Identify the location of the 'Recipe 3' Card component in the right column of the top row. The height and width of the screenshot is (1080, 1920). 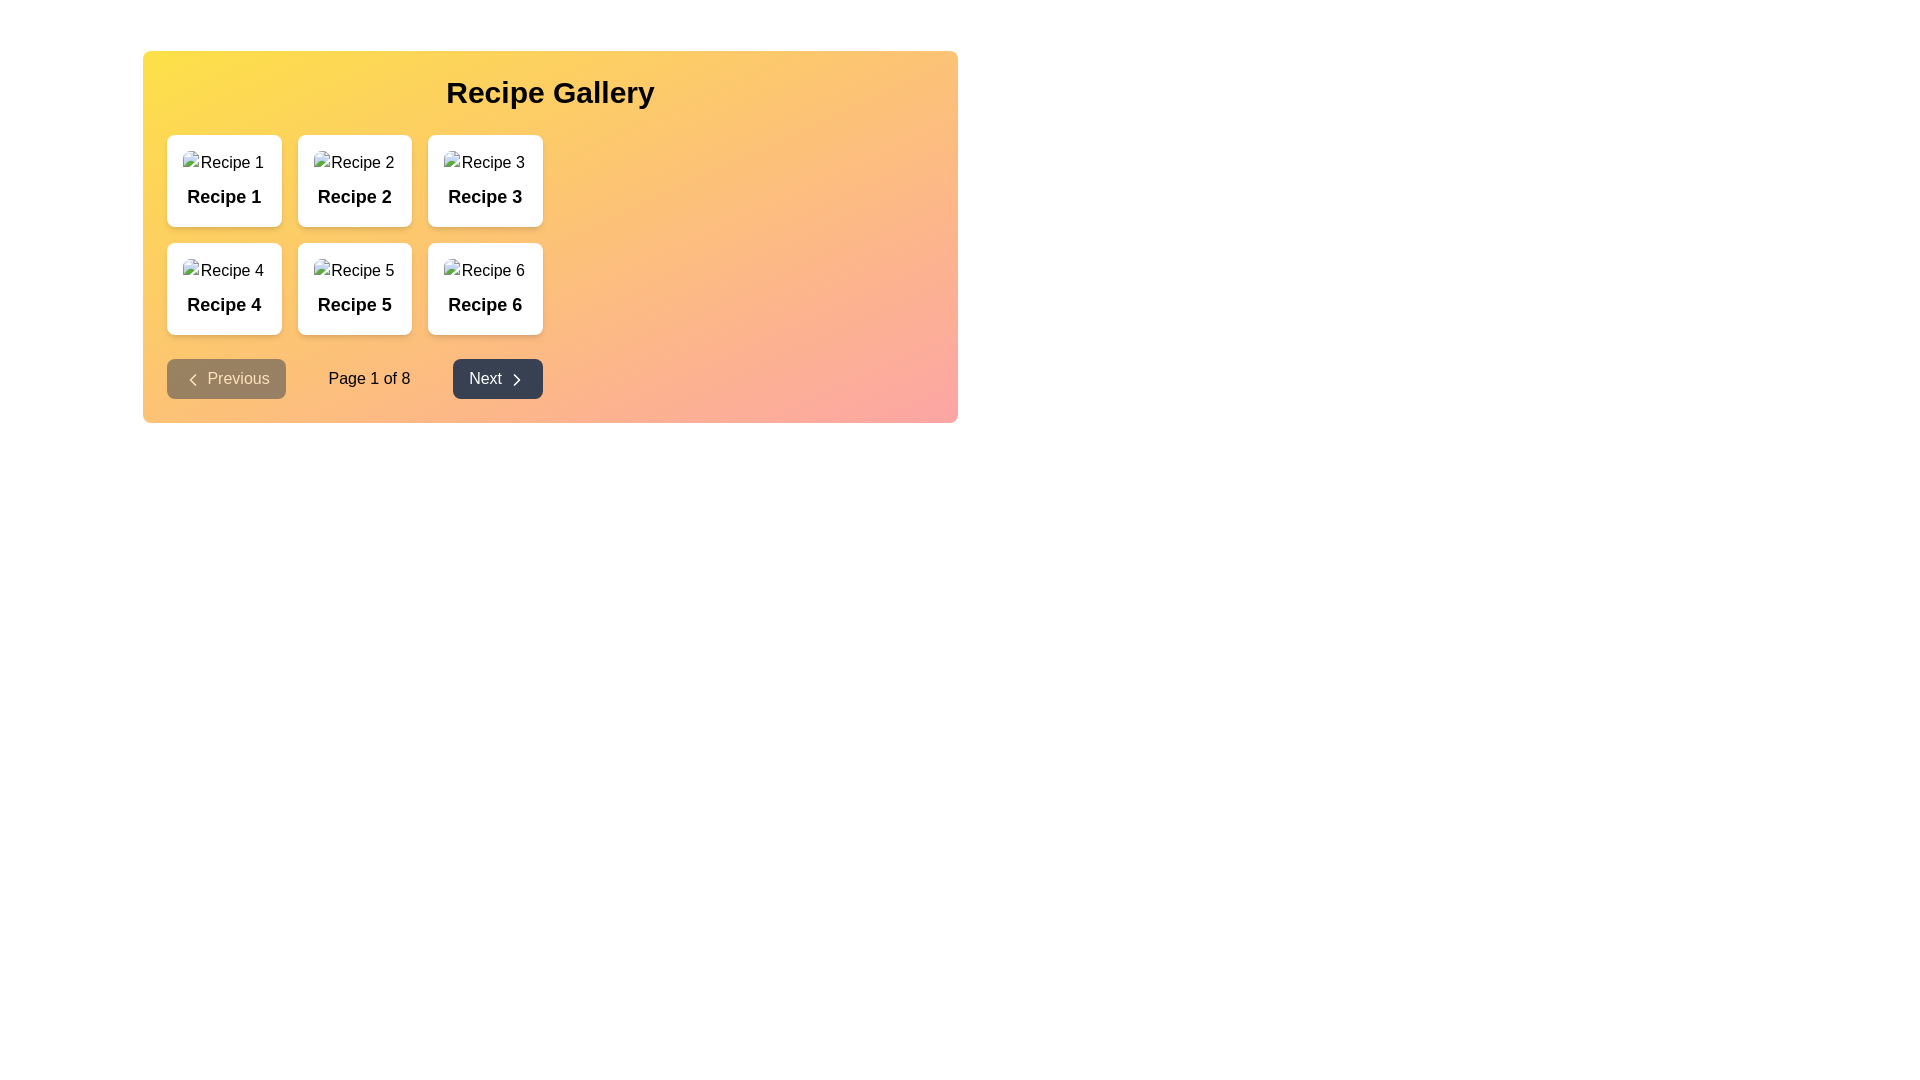
(485, 181).